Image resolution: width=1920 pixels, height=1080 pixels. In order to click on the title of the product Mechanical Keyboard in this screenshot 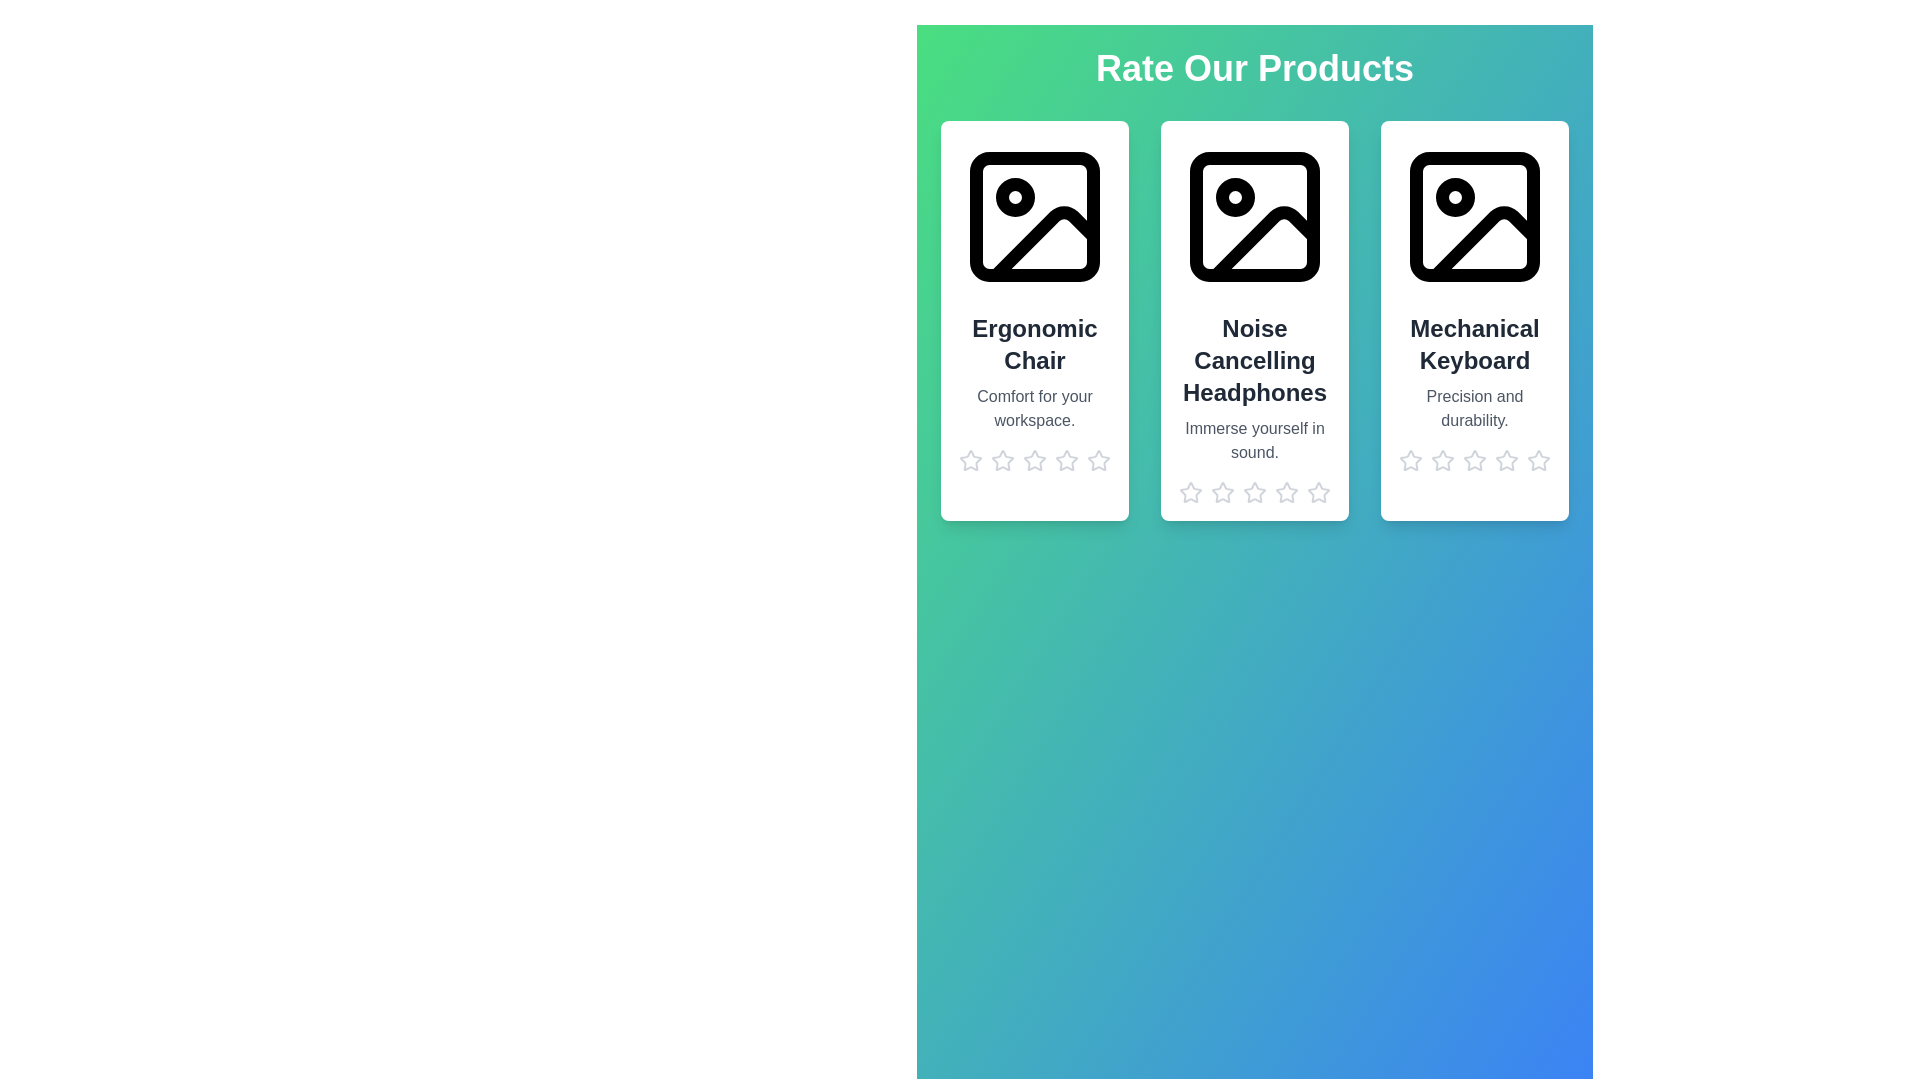, I will do `click(1474, 343)`.